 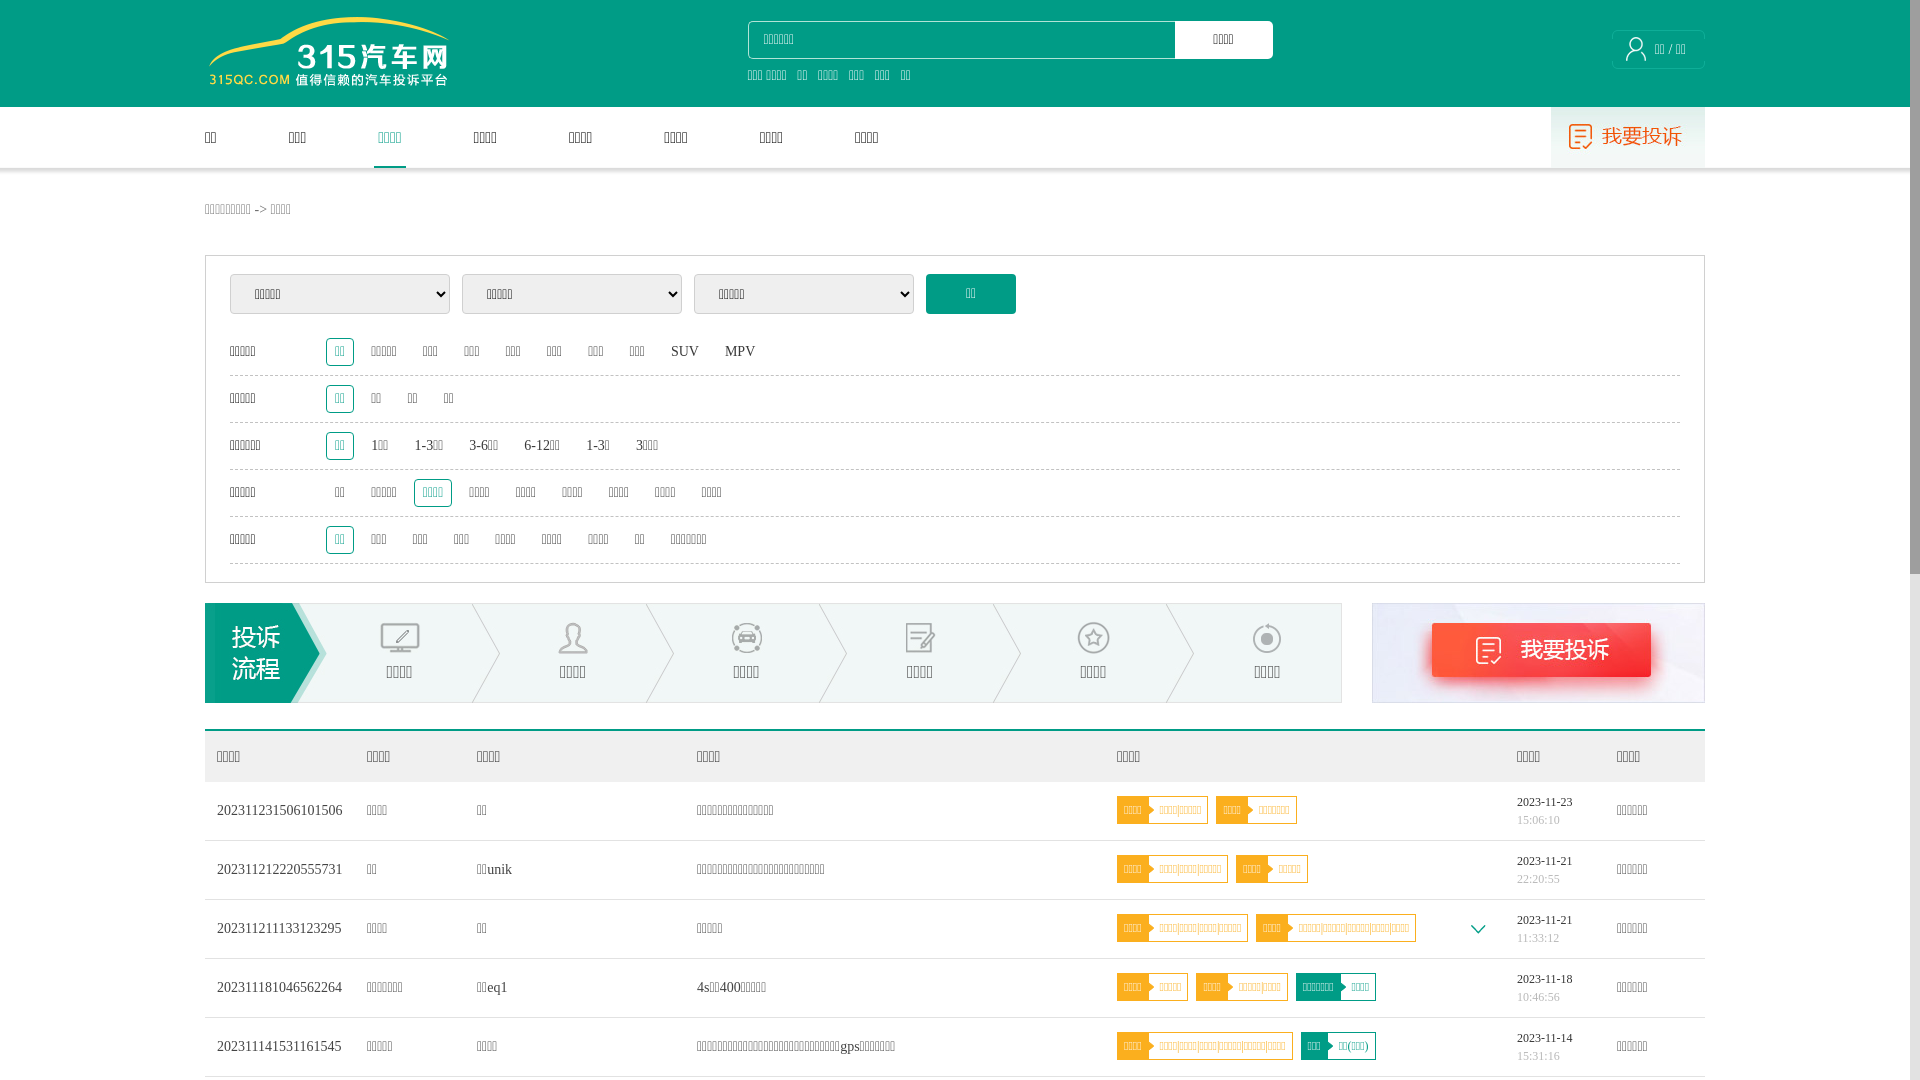 I want to click on 'MPV', so click(x=738, y=350).